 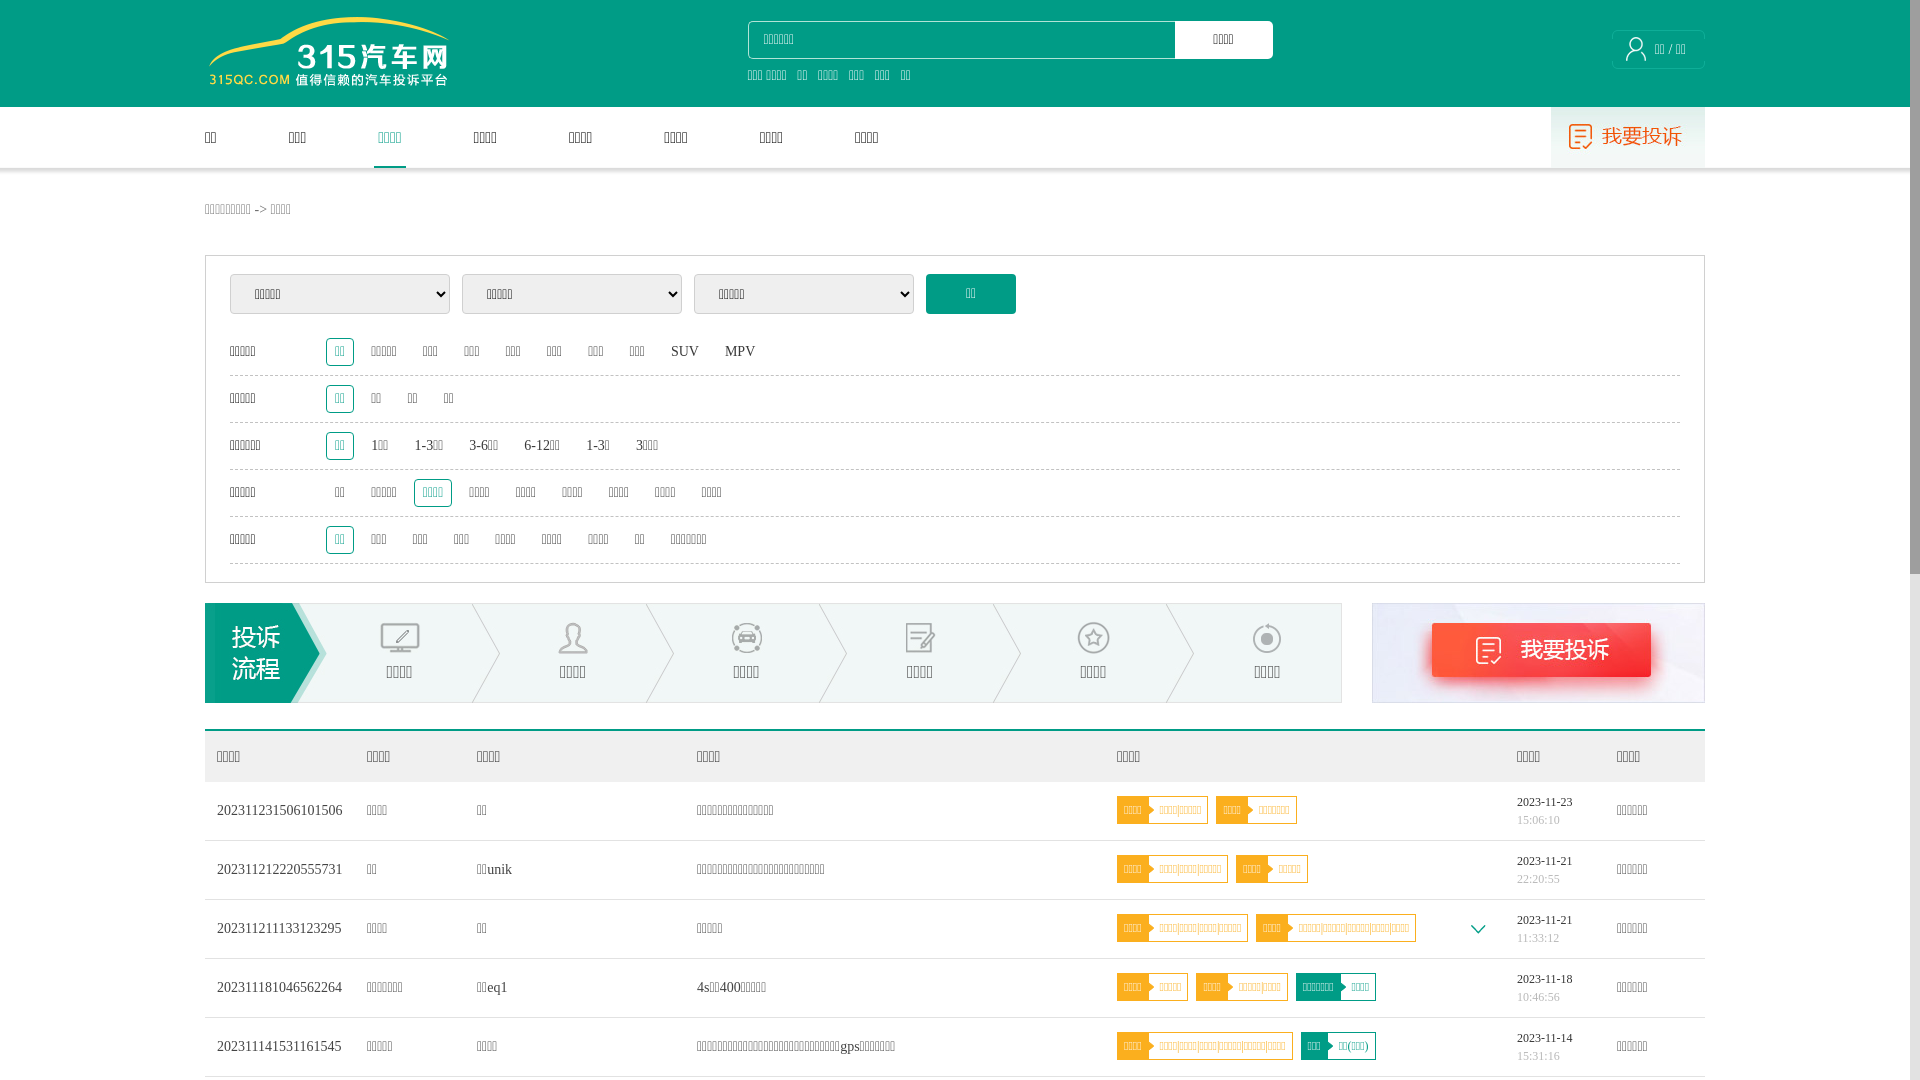 I want to click on 'MPV', so click(x=738, y=350).